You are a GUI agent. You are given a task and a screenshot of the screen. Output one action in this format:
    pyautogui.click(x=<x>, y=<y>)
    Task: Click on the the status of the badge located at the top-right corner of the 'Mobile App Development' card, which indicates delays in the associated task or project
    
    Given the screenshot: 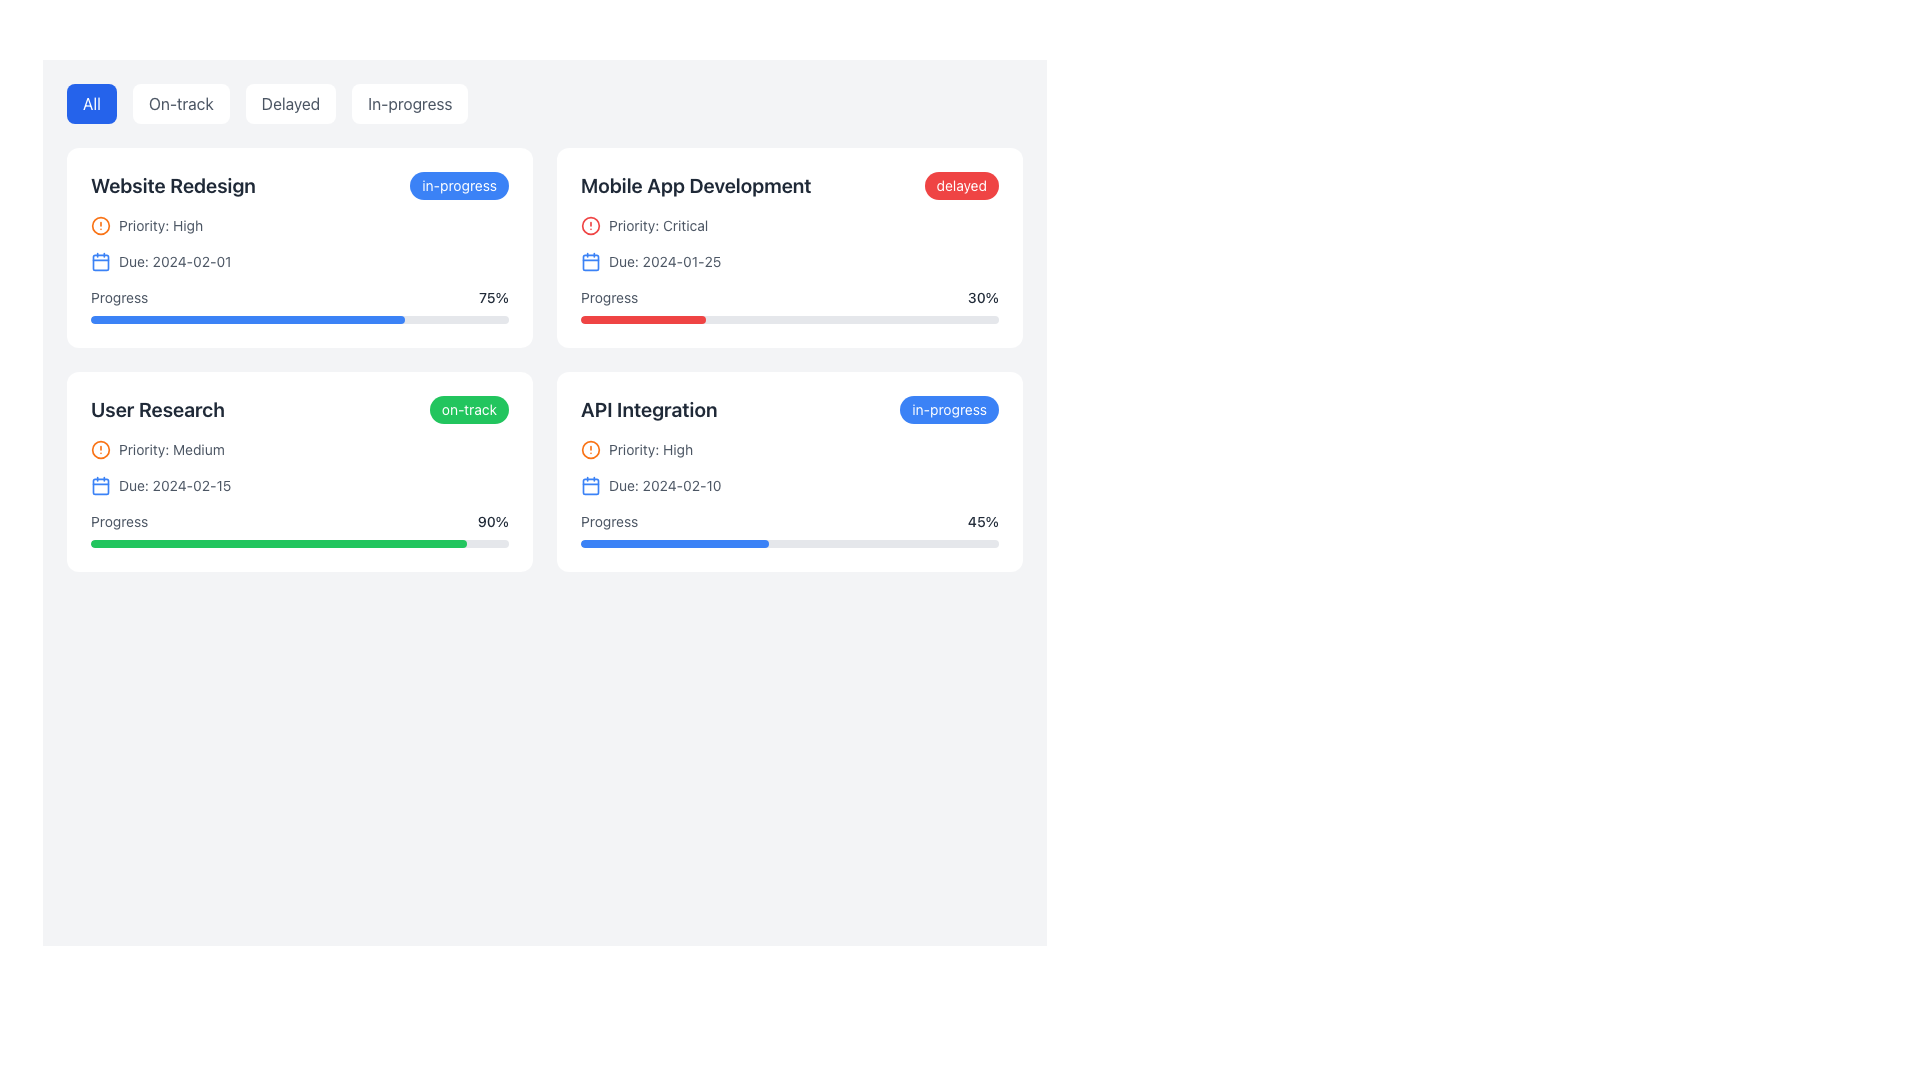 What is the action you would take?
    pyautogui.click(x=961, y=185)
    